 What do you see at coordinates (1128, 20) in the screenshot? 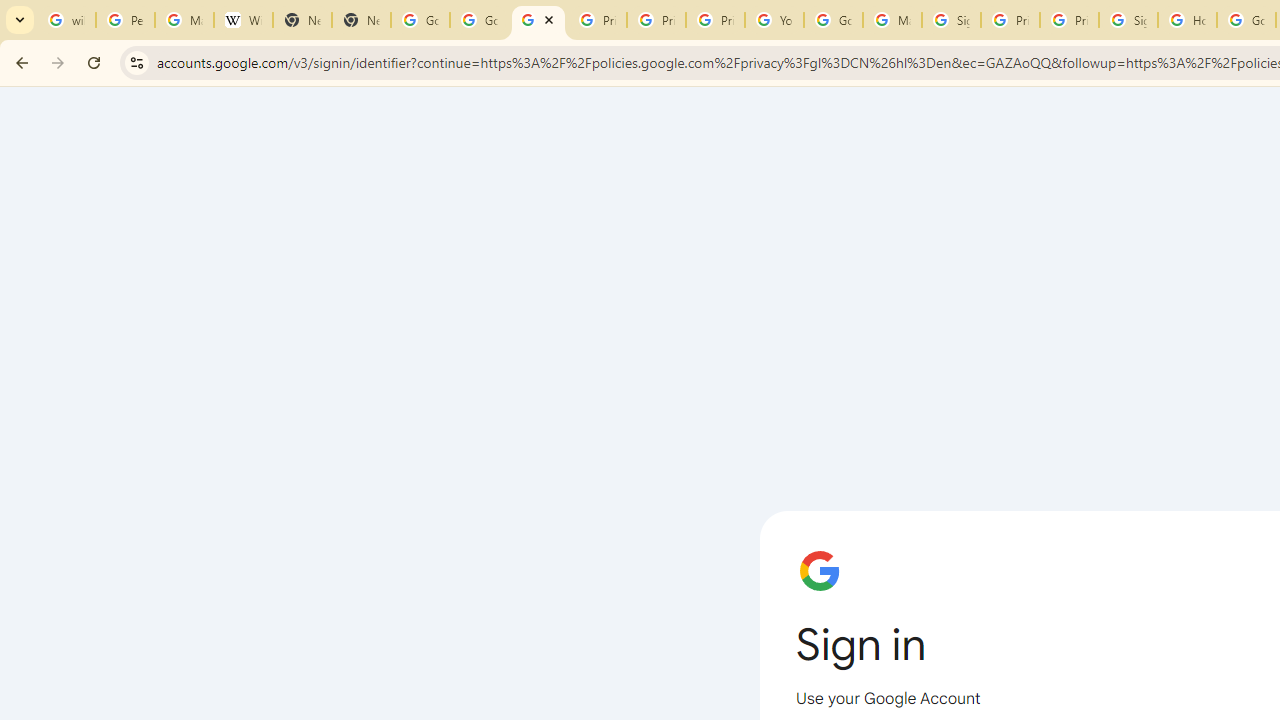
I see `'Sign in - Google Accounts'` at bounding box center [1128, 20].